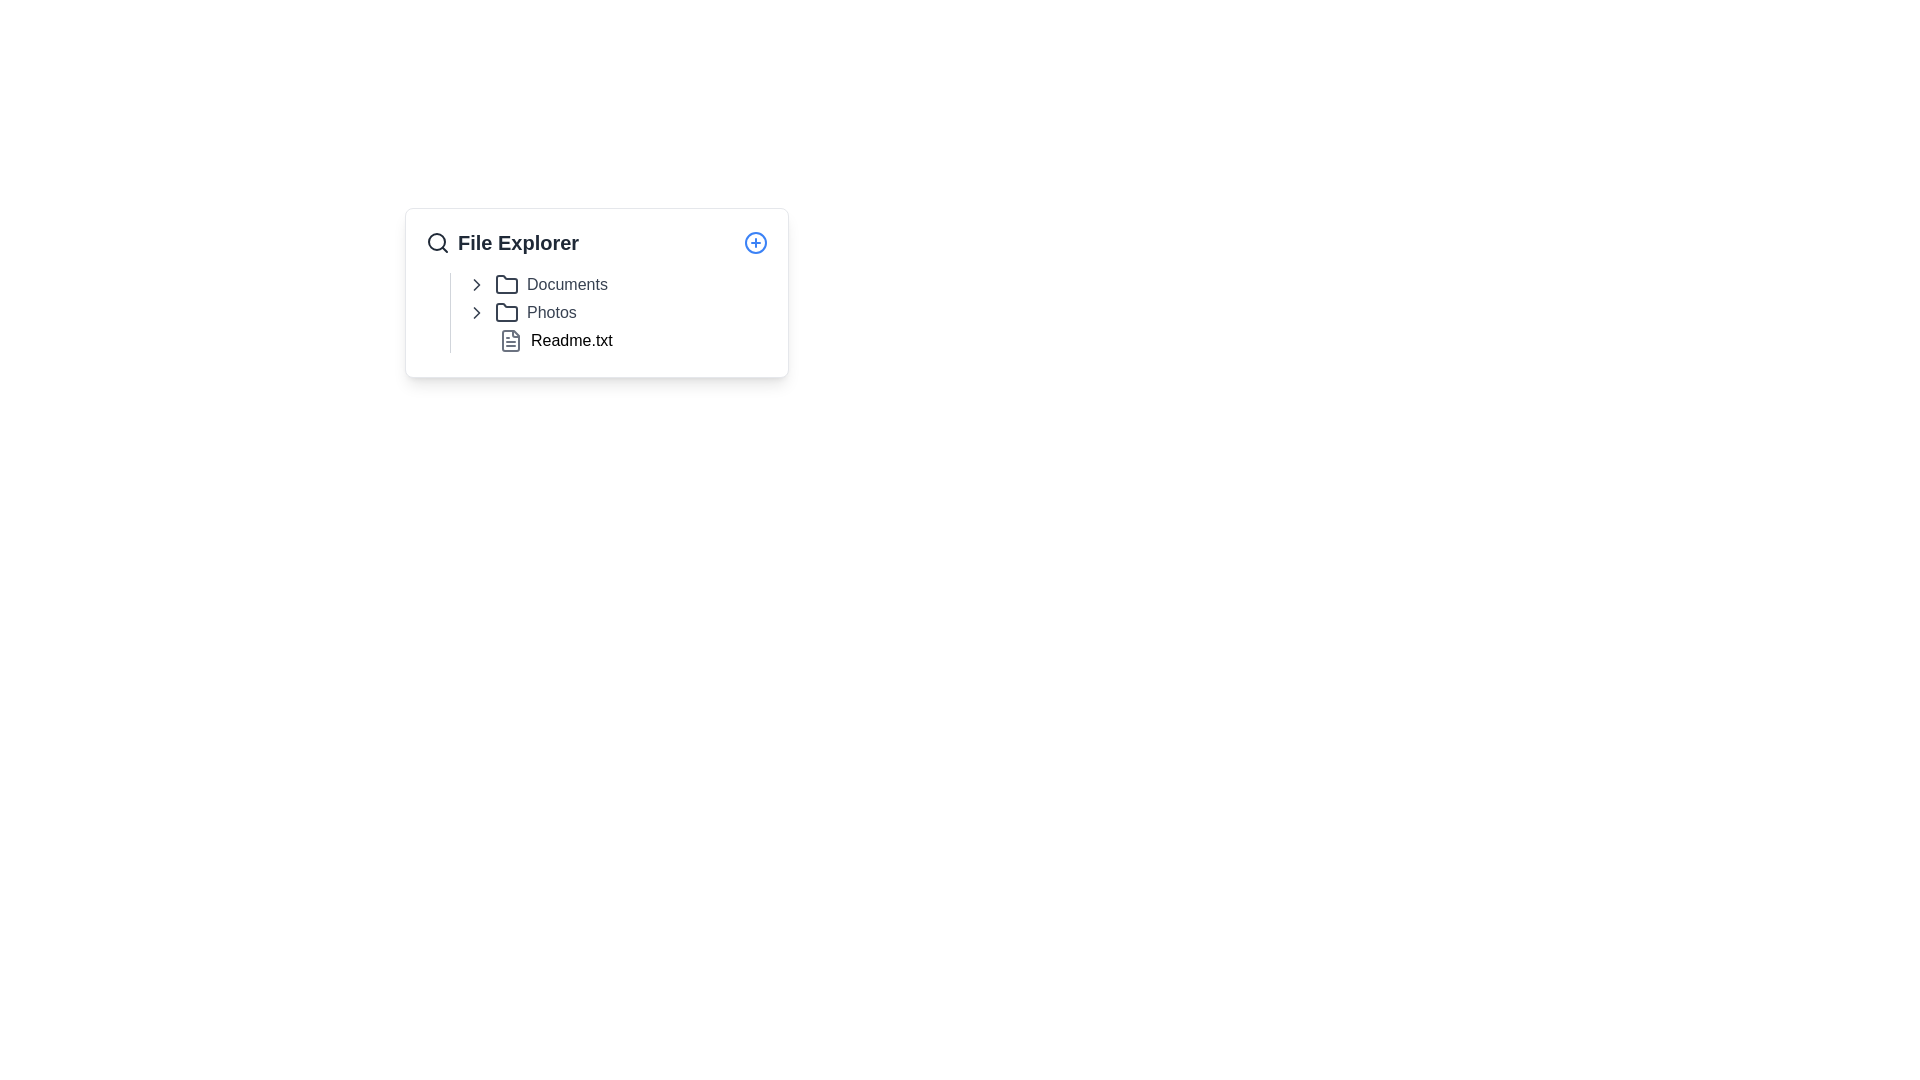 The height and width of the screenshot is (1080, 1920). Describe the element at coordinates (537, 285) in the screenshot. I see `the 'Documents' Interactive List Item in the File Explorer to change its text color` at that location.